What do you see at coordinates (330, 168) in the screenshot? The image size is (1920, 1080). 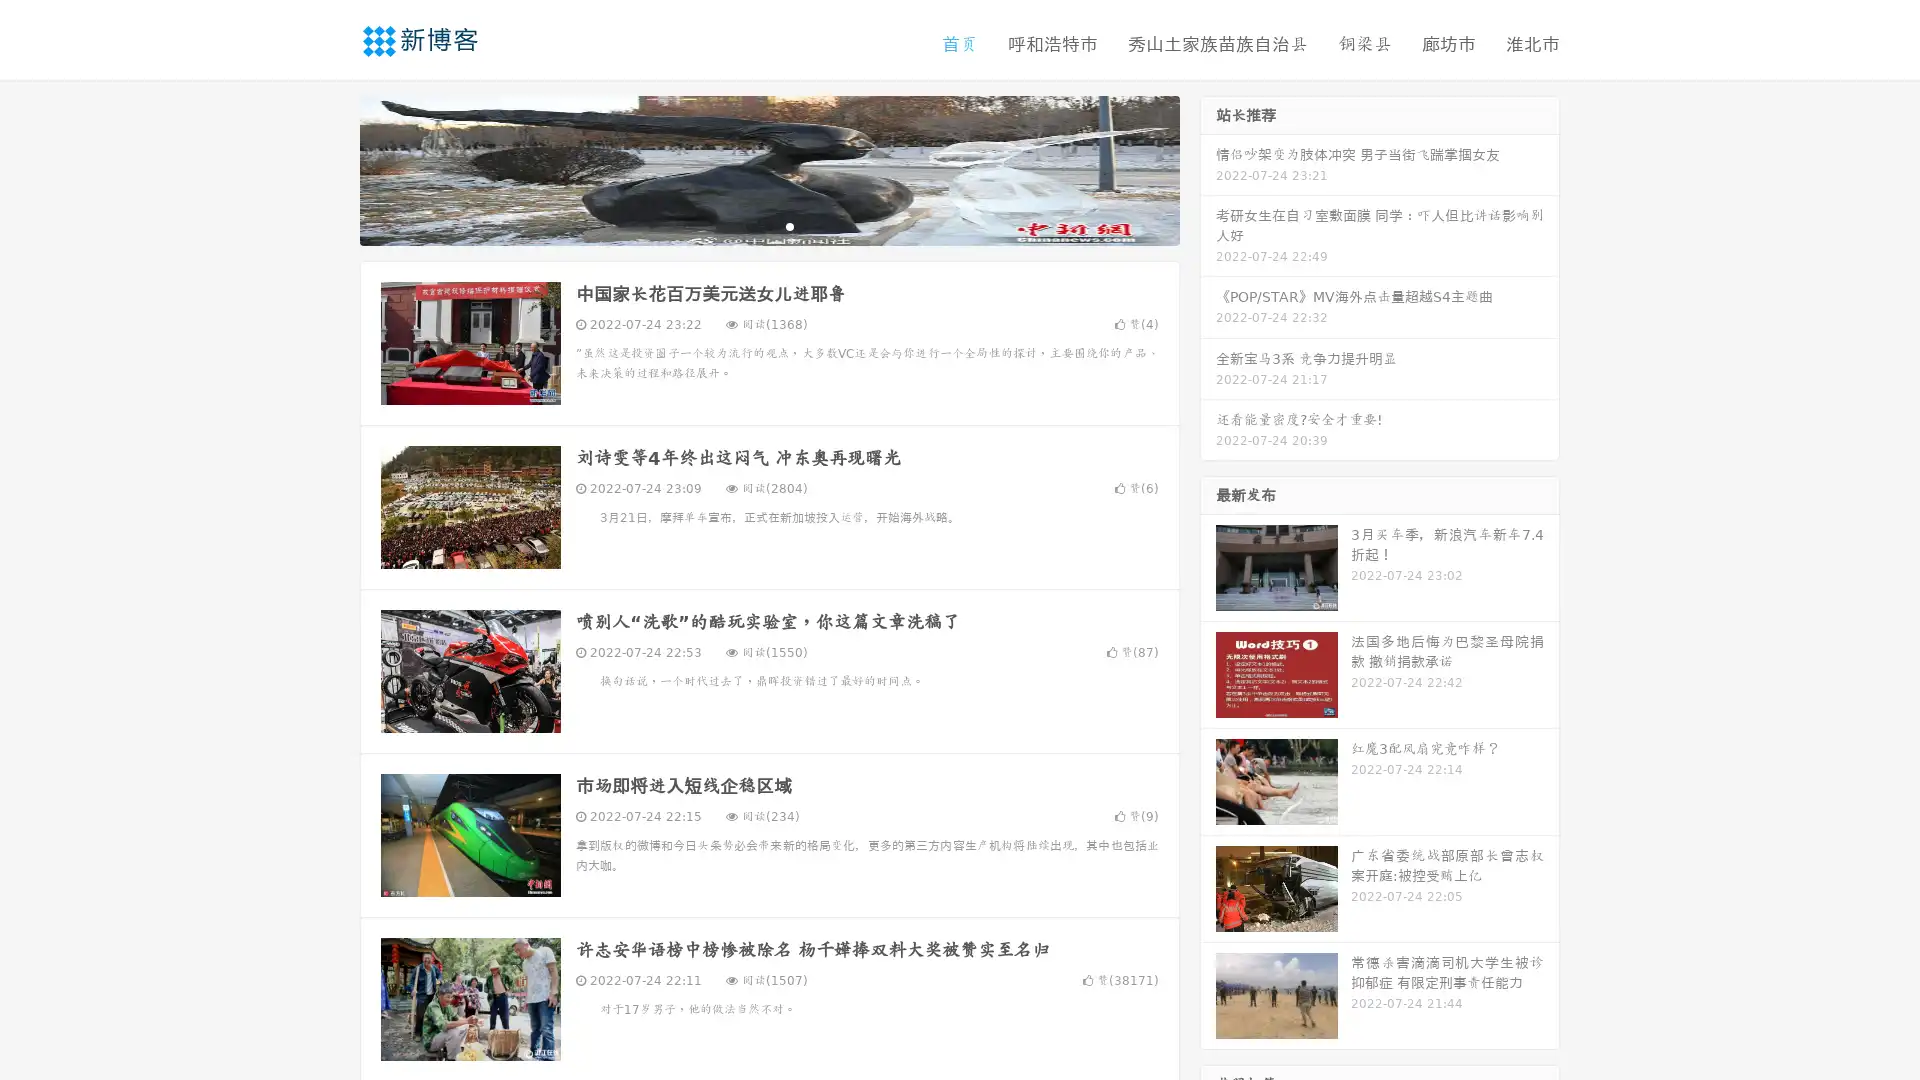 I see `Previous slide` at bounding box center [330, 168].